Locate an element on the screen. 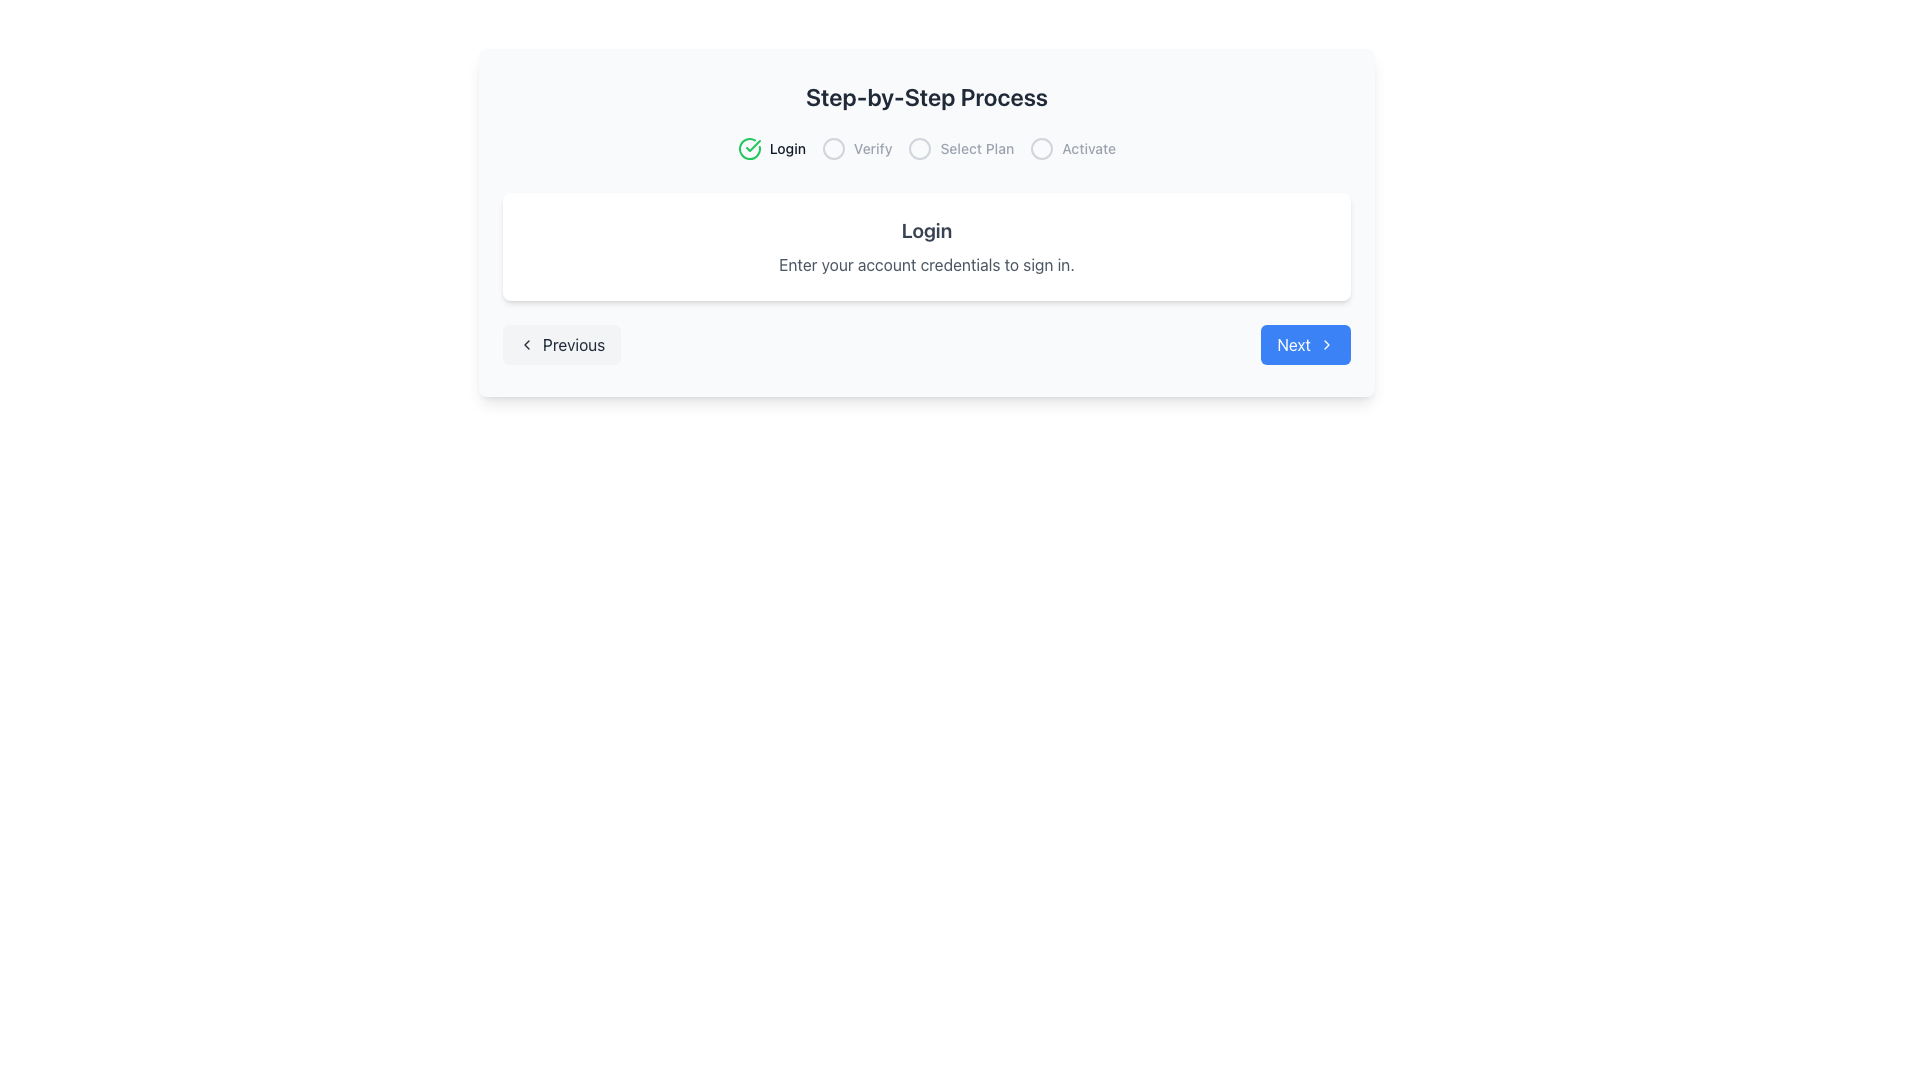 This screenshot has height=1080, width=1920. the static text header indicating the purpose of the section related to logging into an account is located at coordinates (925, 230).